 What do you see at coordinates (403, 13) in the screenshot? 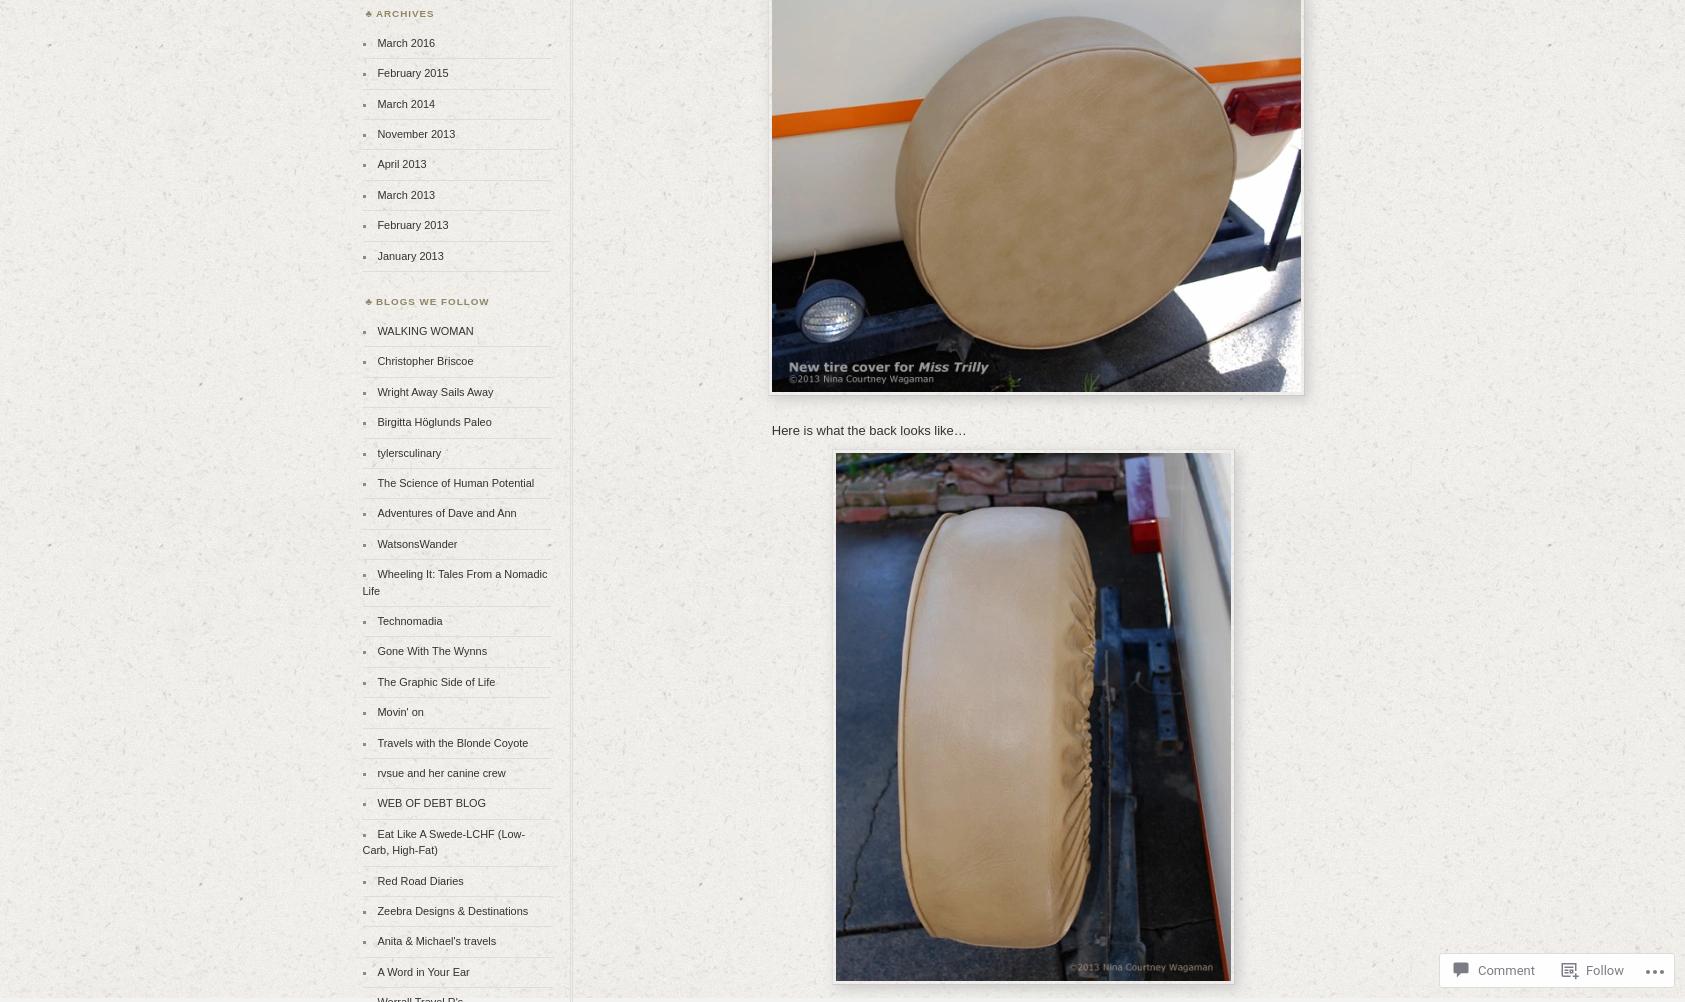
I see `'Archives'` at bounding box center [403, 13].